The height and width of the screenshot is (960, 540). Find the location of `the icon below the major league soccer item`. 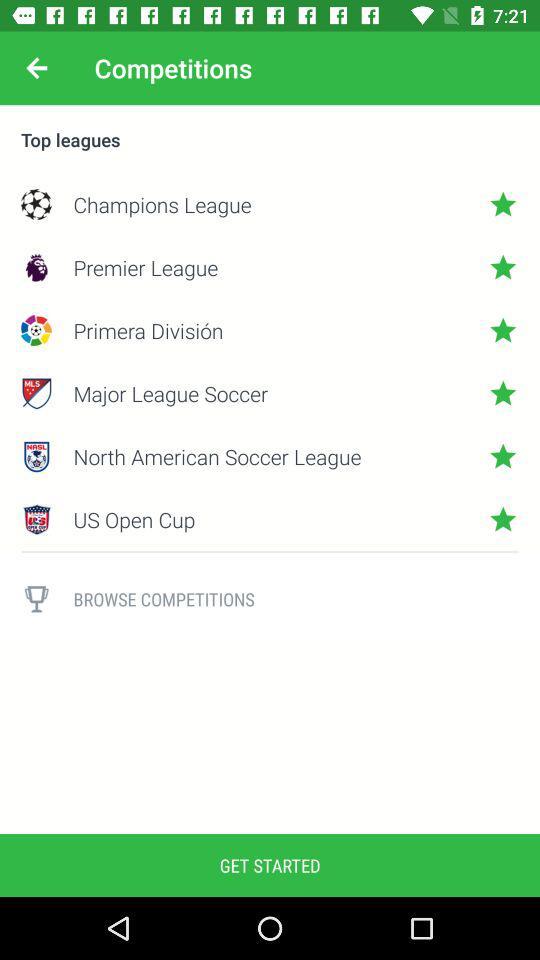

the icon below the major league soccer item is located at coordinates (270, 456).